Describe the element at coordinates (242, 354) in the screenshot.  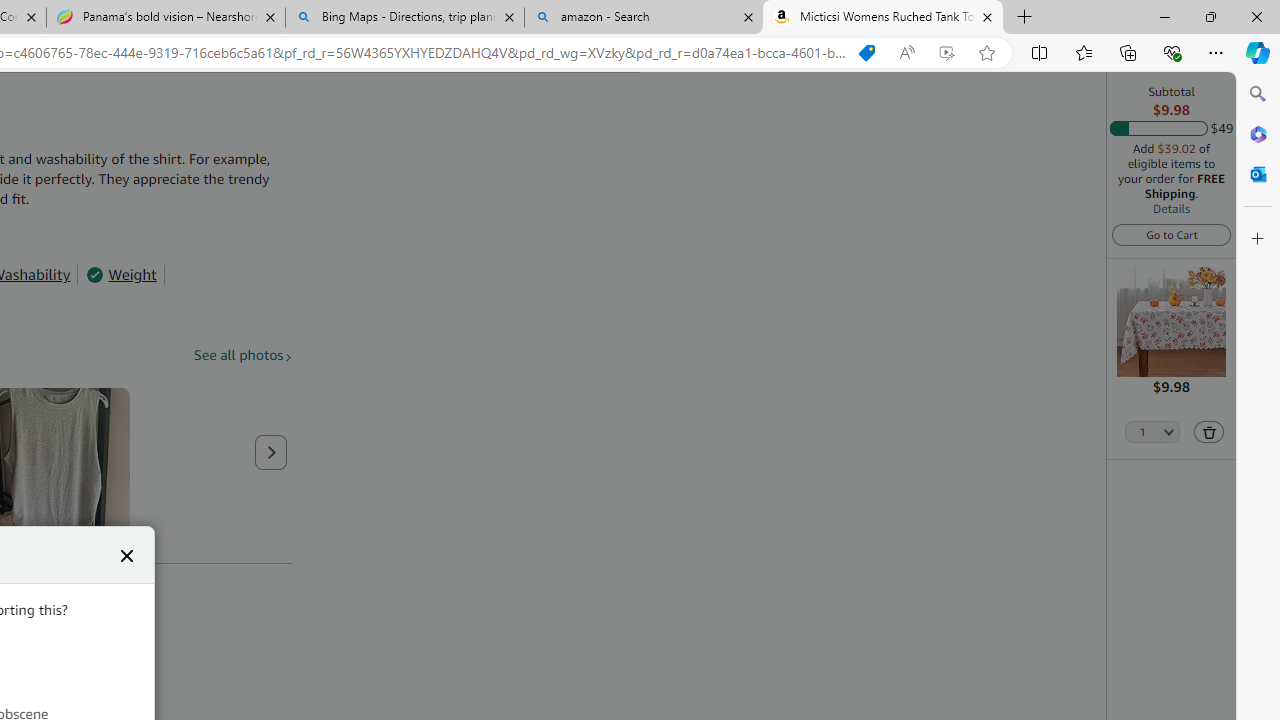
I see `'See all photos'` at that location.